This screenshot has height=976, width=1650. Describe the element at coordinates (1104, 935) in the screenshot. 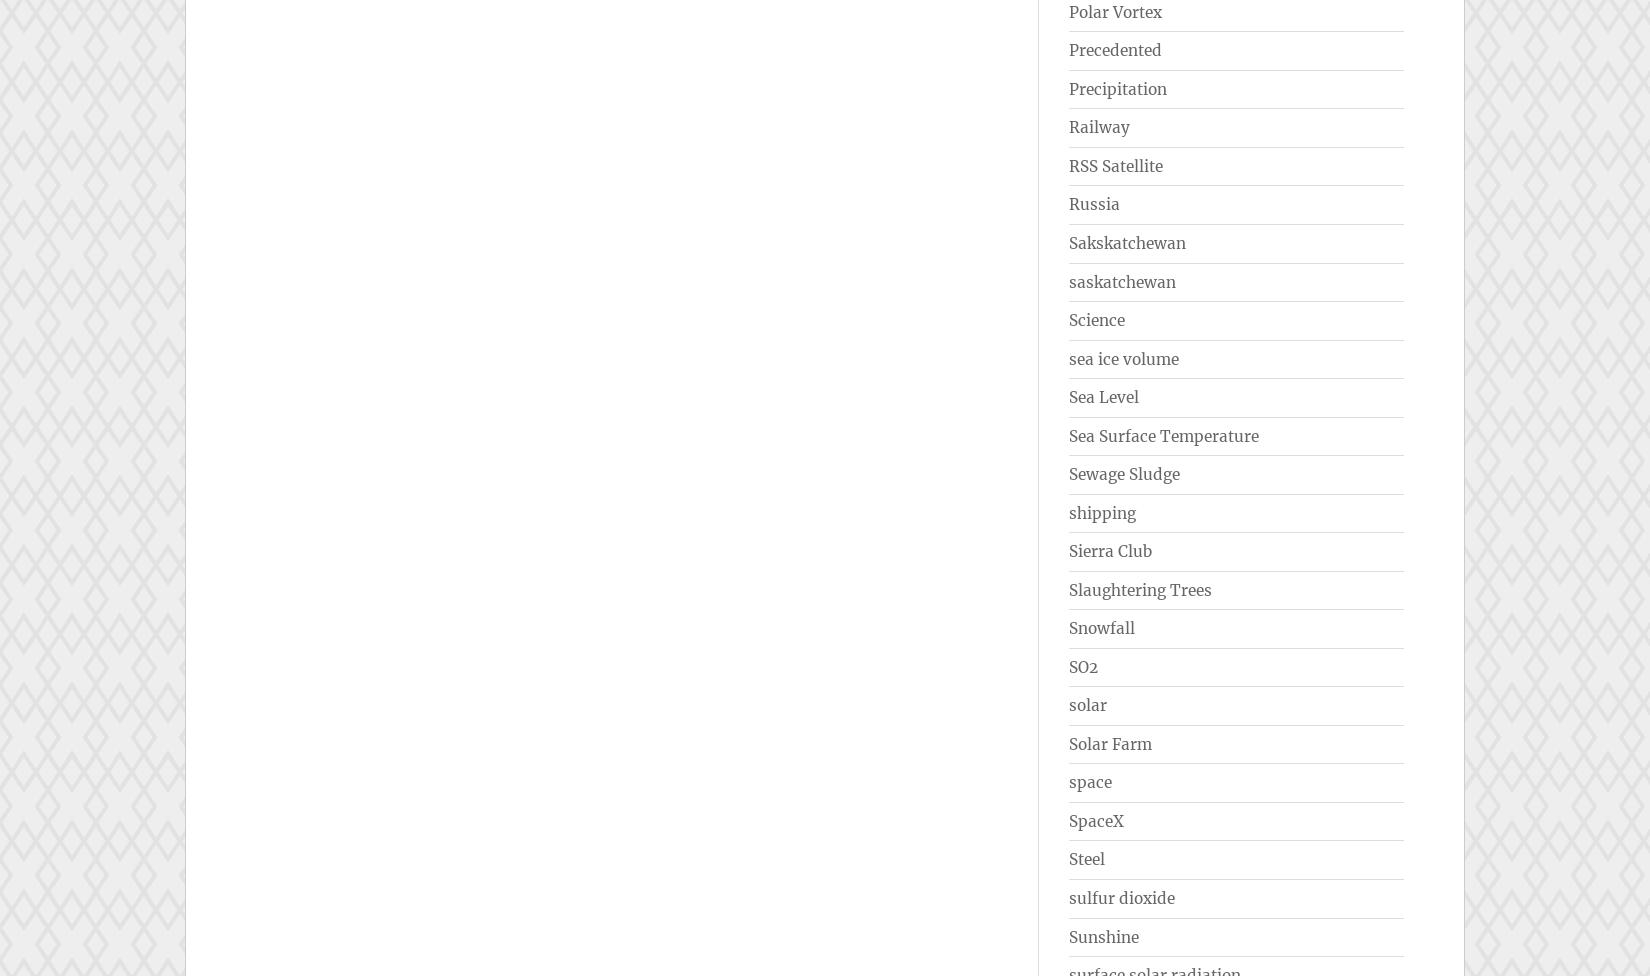

I see `'Sunshine'` at that location.